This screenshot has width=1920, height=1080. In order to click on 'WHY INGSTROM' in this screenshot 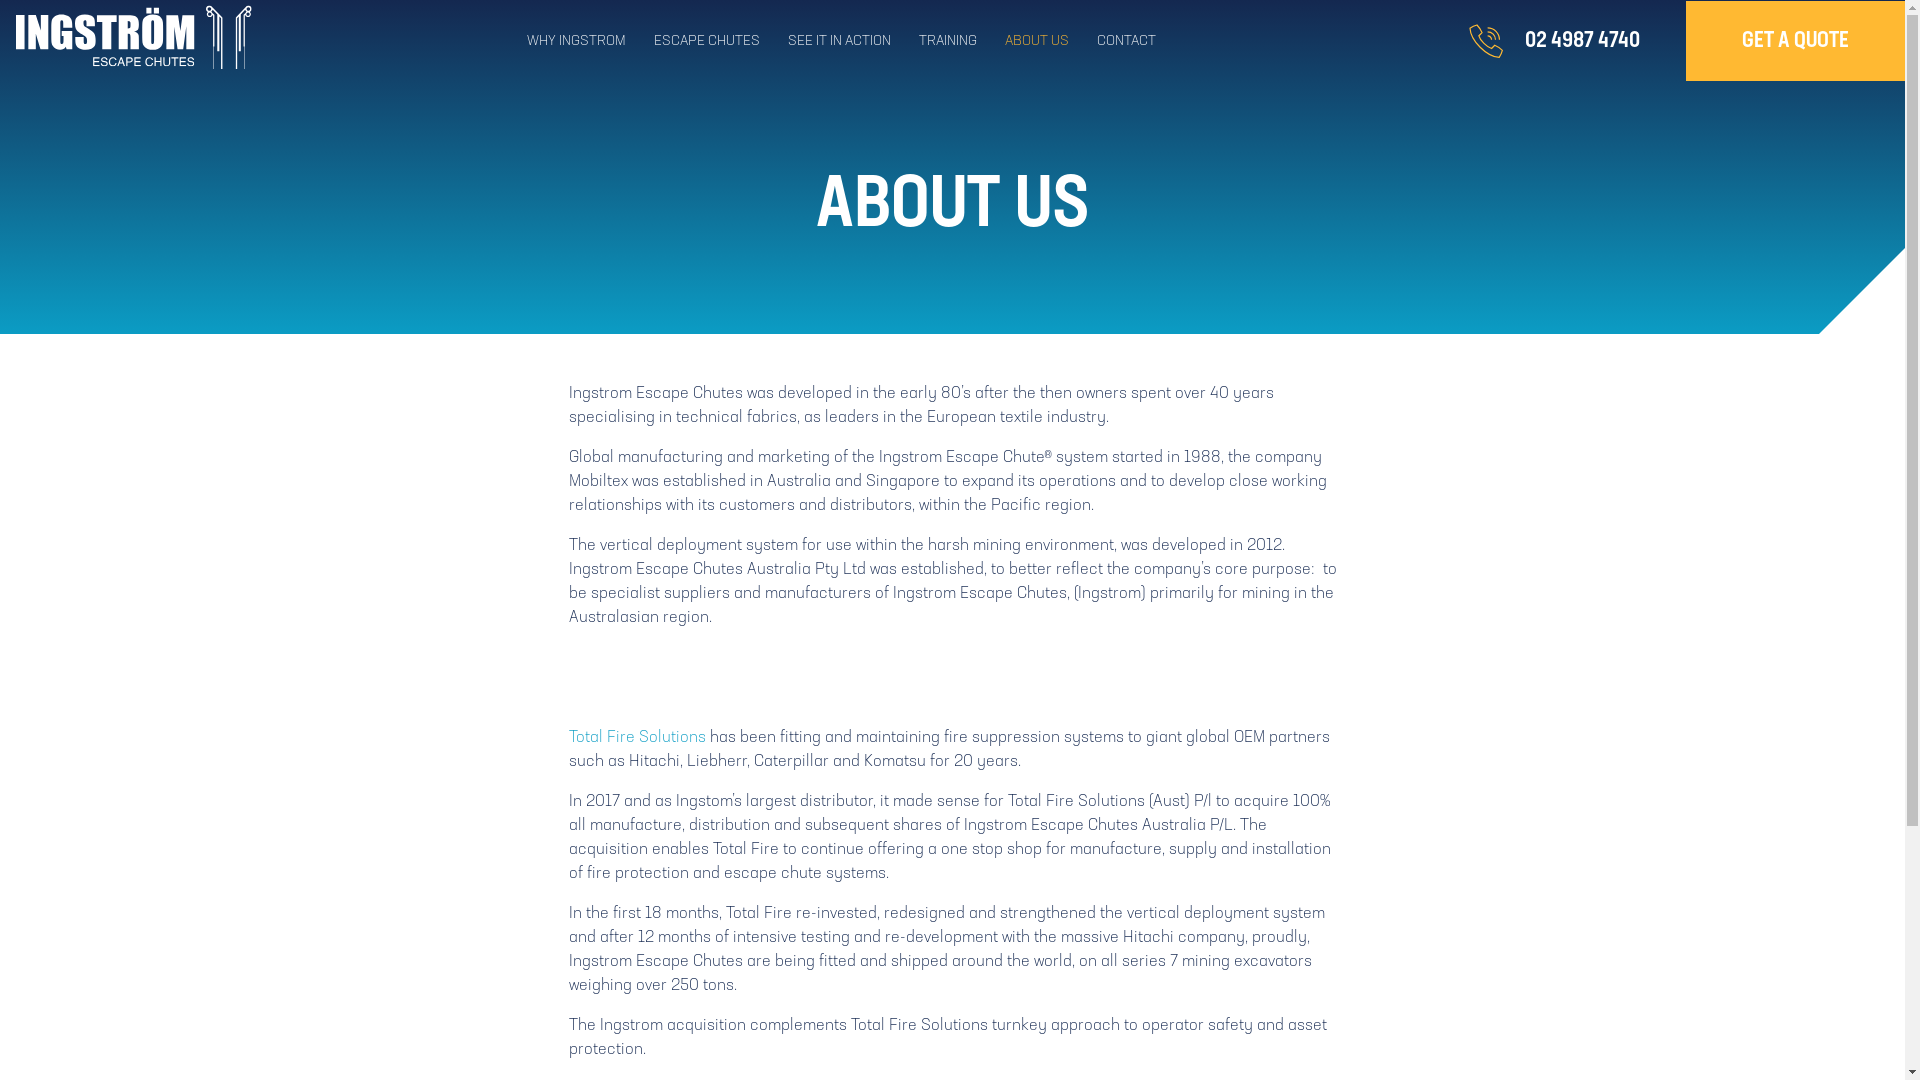, I will do `click(589, 41)`.